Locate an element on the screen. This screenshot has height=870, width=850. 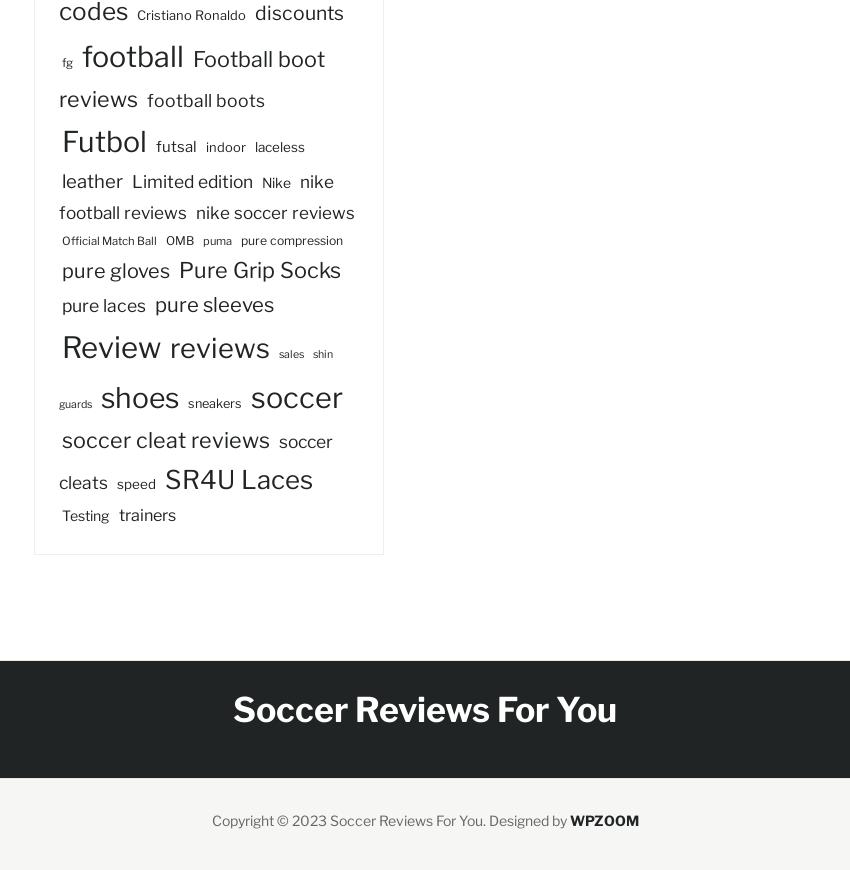
'football' is located at coordinates (133, 54).